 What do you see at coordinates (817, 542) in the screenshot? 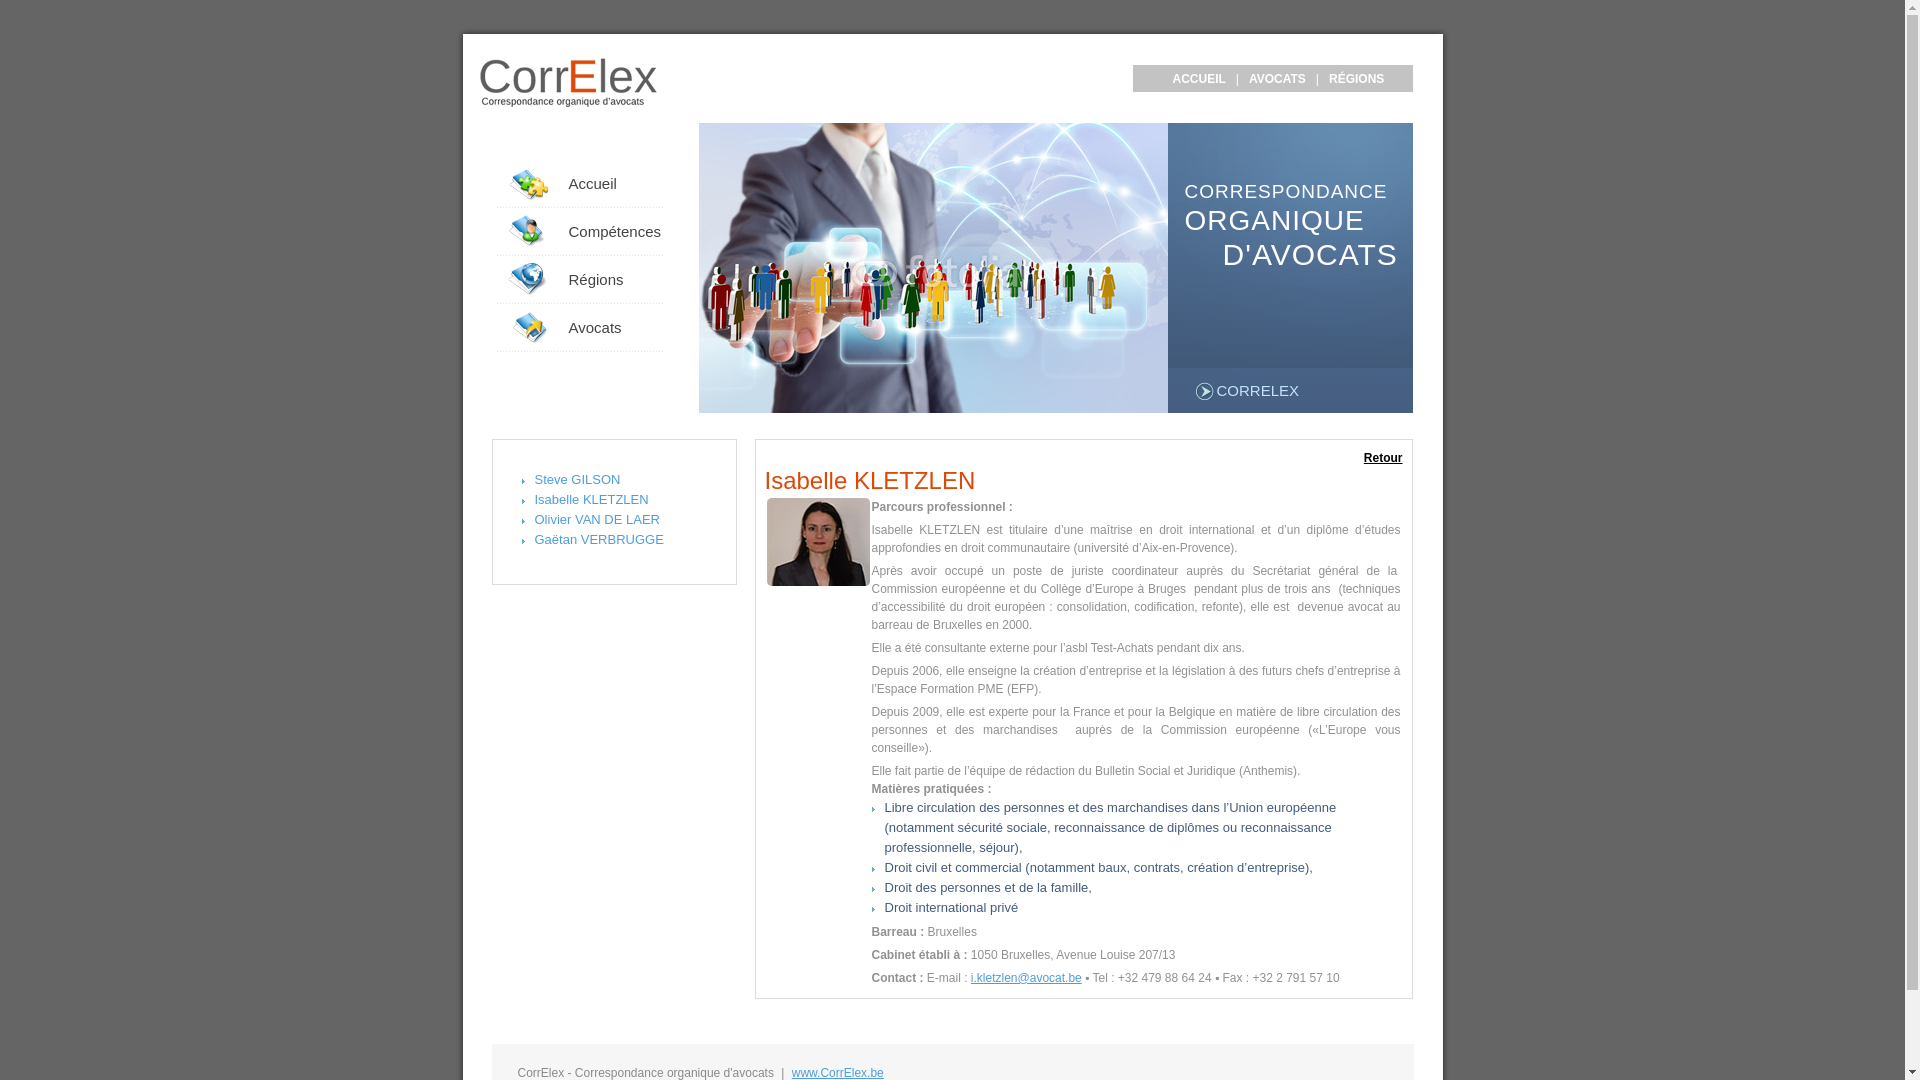
I see `'Isabelle KLETZLEN'` at bounding box center [817, 542].